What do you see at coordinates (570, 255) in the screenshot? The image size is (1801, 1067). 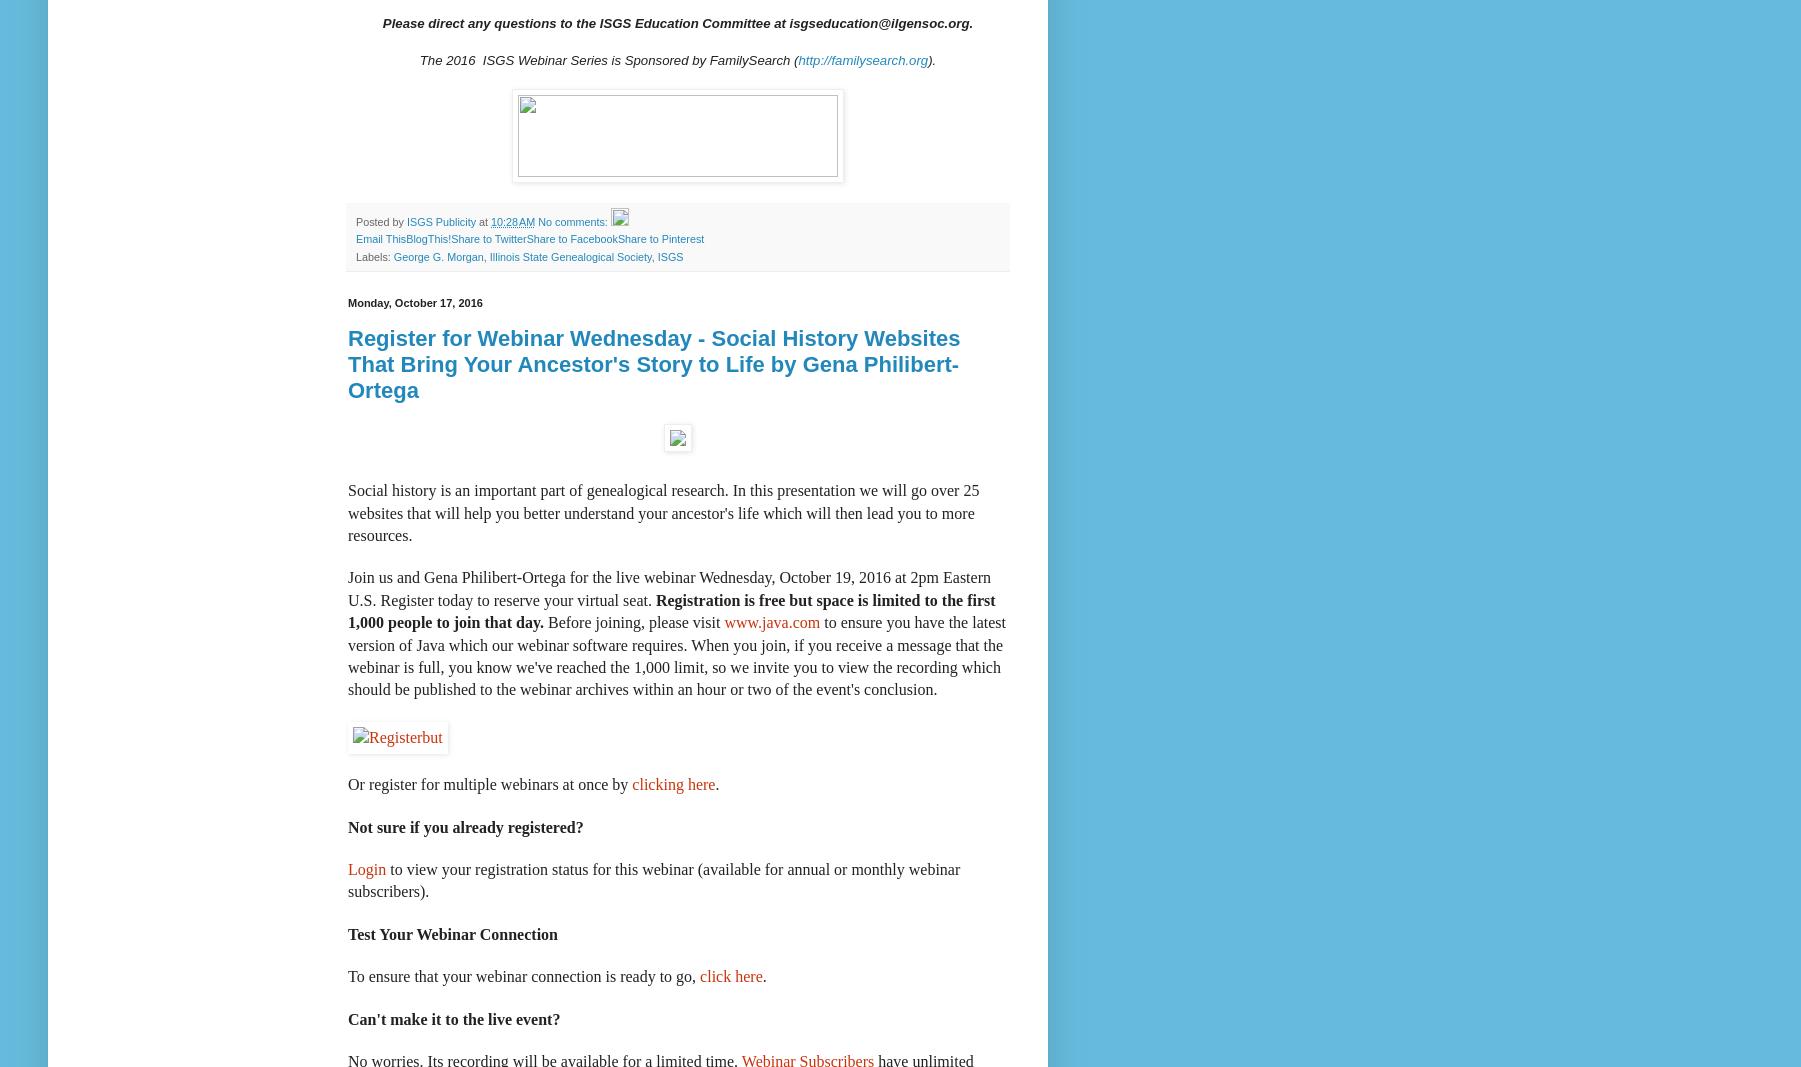 I see `'Illinois State Genealogical Society'` at bounding box center [570, 255].